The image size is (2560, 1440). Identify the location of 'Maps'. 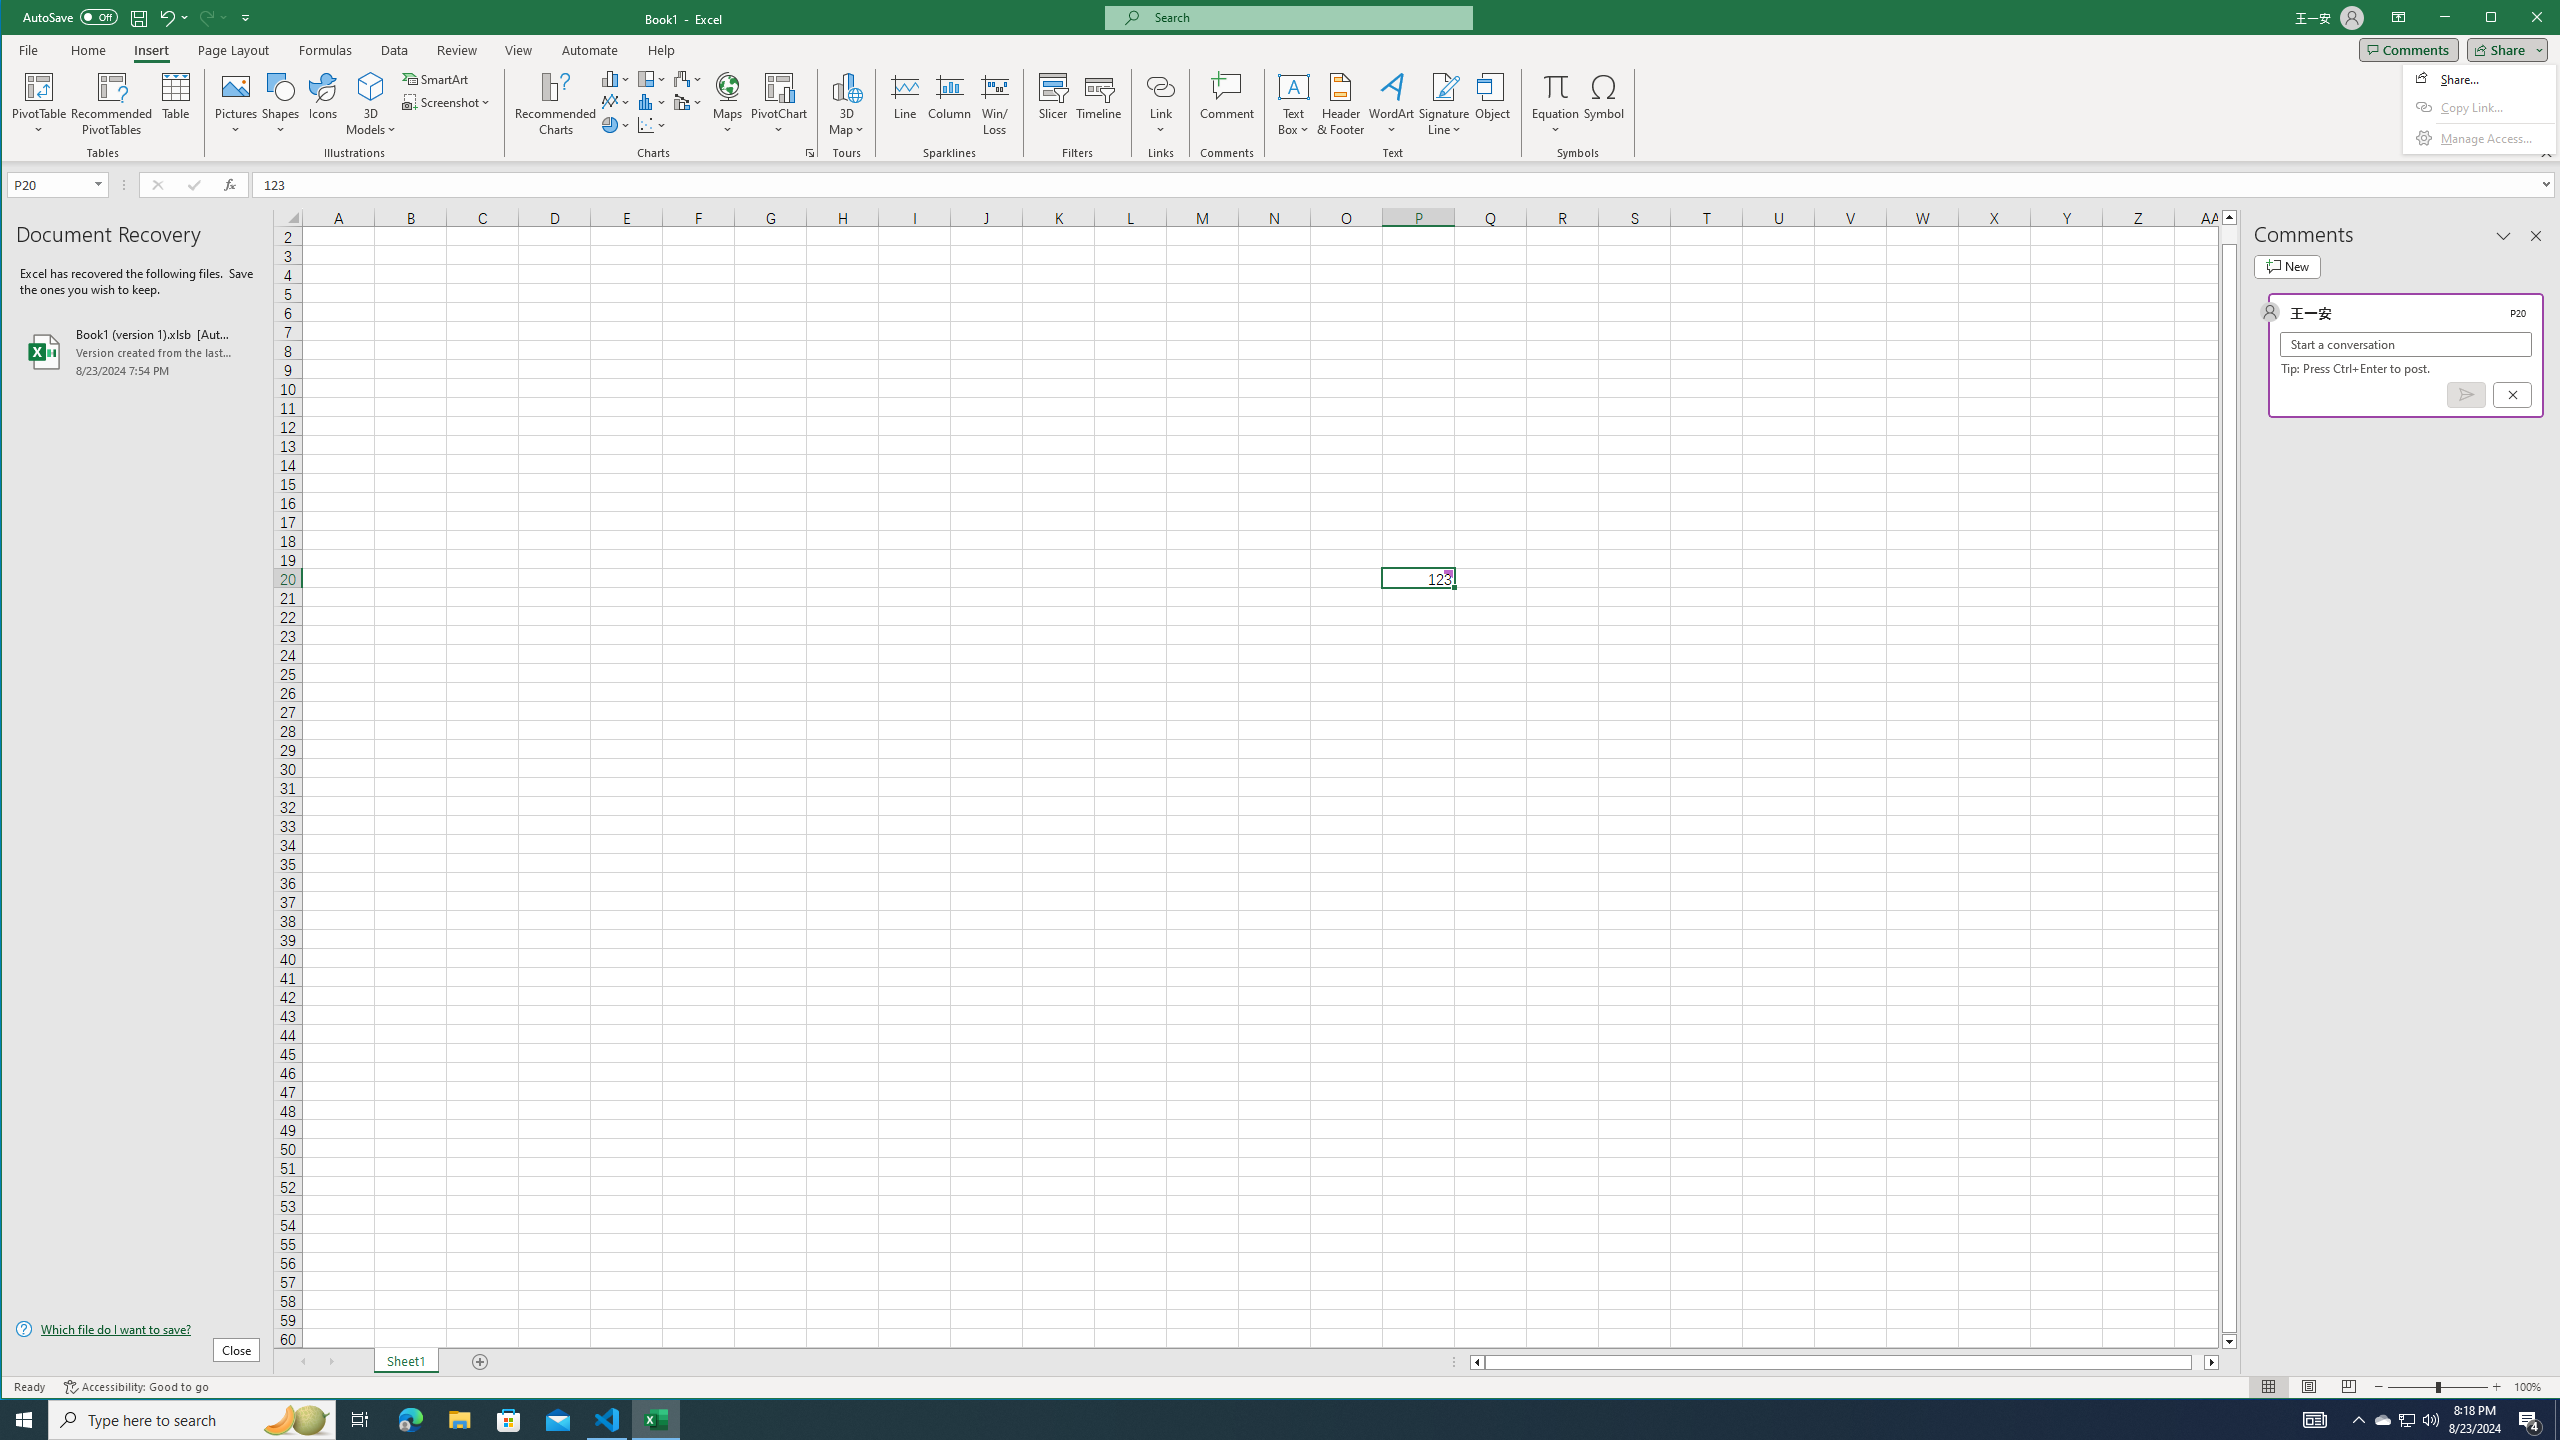
(688, 78).